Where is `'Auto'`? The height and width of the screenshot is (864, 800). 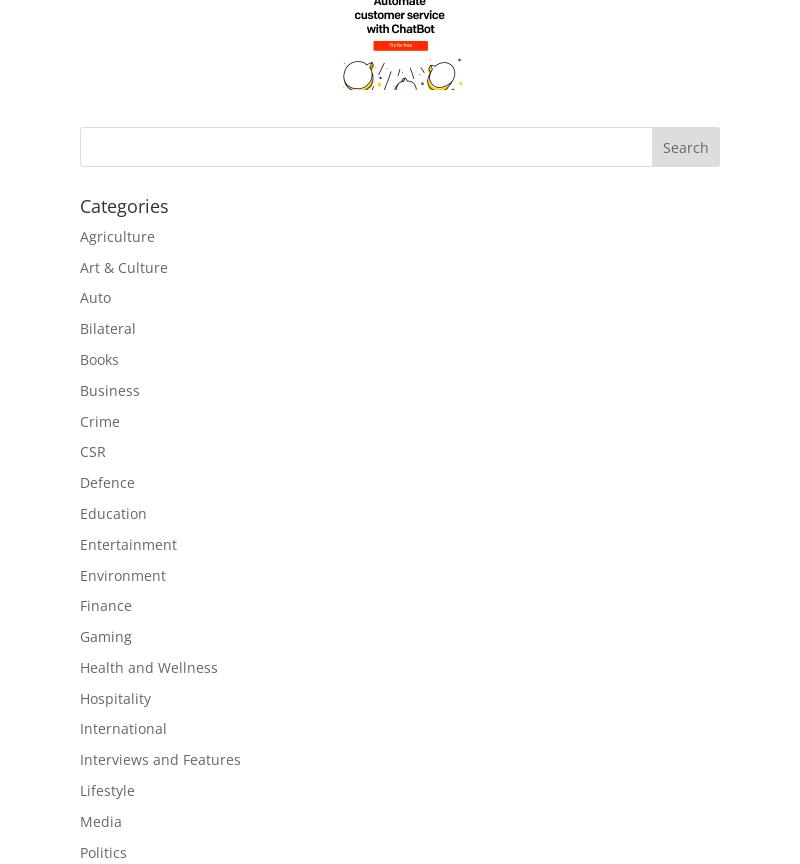
'Auto' is located at coordinates (80, 297).